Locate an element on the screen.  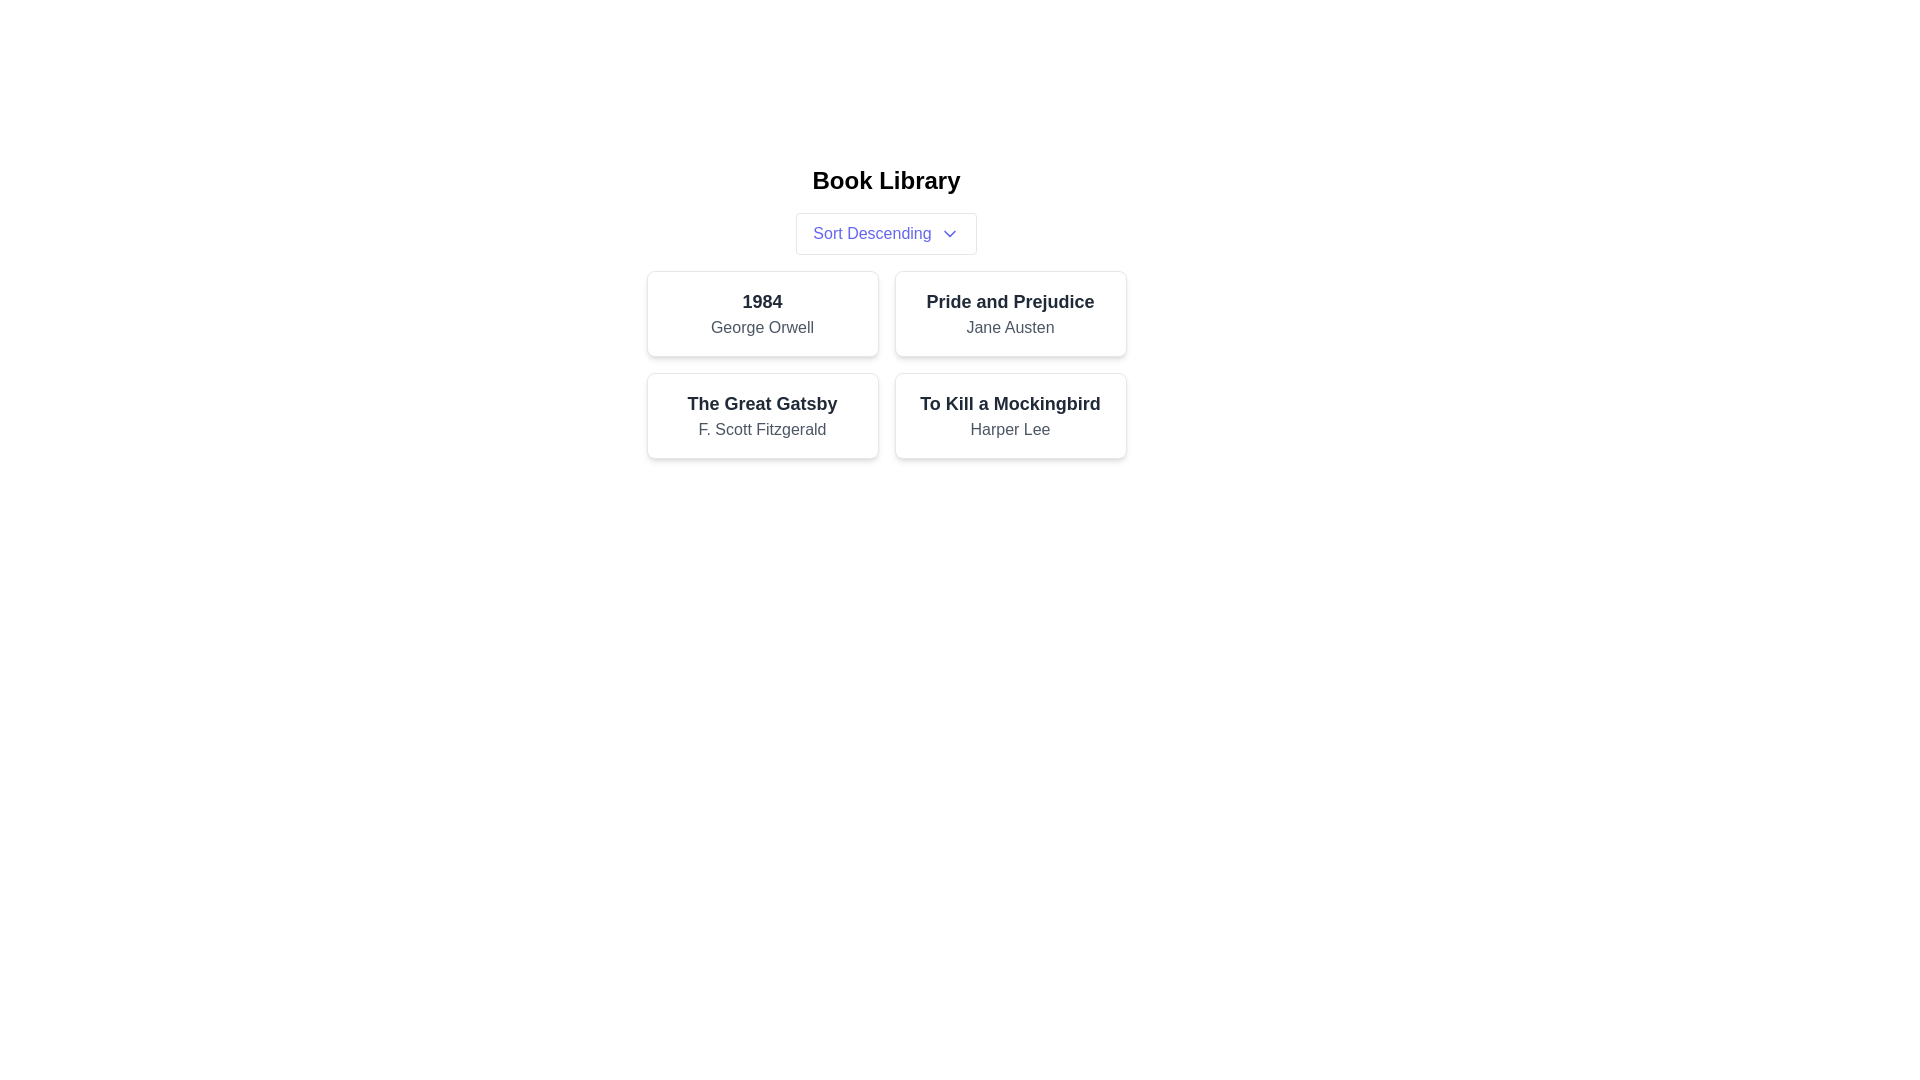
the text label displaying 'The Great Gatsby', which is prominently positioned in bold dark-gray text at the top of its card in the bottom-left quadrant is located at coordinates (761, 404).